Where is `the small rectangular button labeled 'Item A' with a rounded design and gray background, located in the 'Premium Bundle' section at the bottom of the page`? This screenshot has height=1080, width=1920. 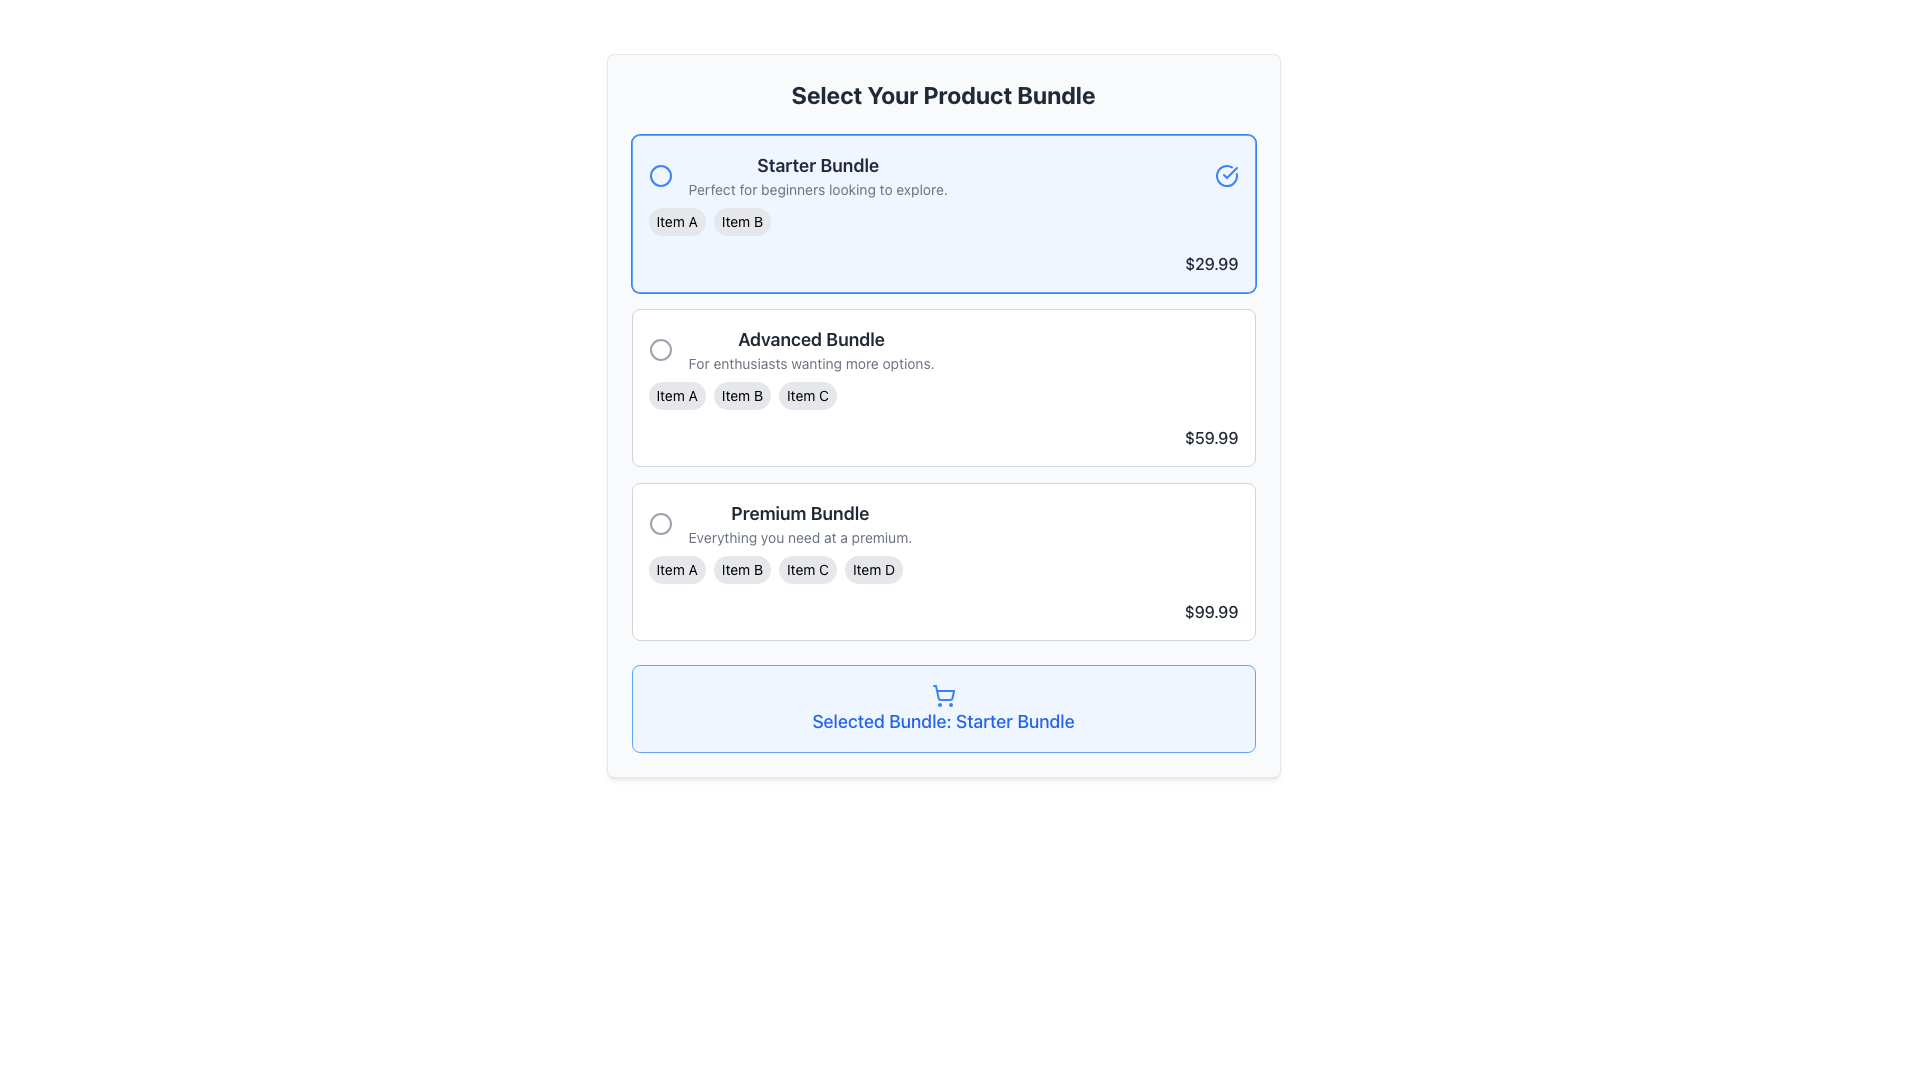 the small rectangular button labeled 'Item A' with a rounded design and gray background, located in the 'Premium Bundle' section at the bottom of the page is located at coordinates (677, 570).